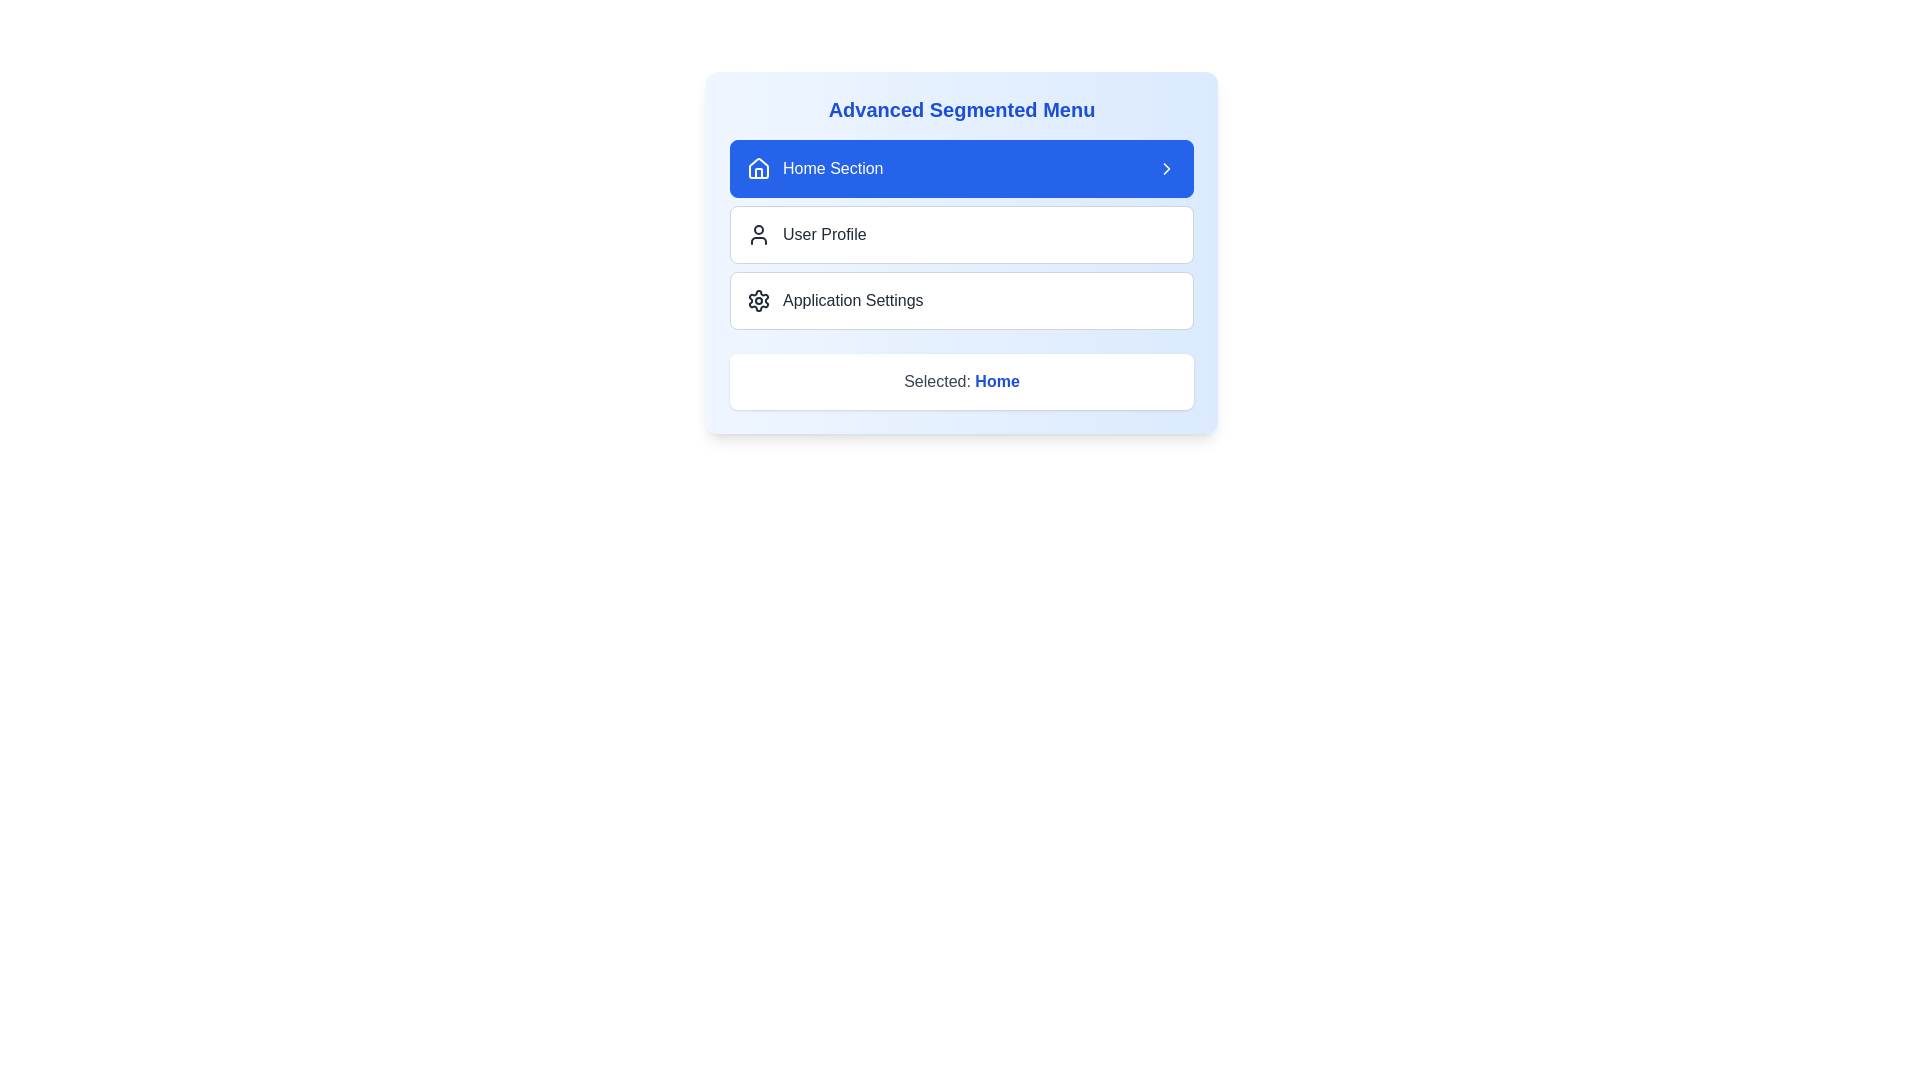 This screenshot has width=1920, height=1080. Describe the element at coordinates (853, 300) in the screenshot. I see `the 'Application Settings' text label, which is styled with a medium font weight and is part of a segmented menu, located to the right of a gear icon` at that location.